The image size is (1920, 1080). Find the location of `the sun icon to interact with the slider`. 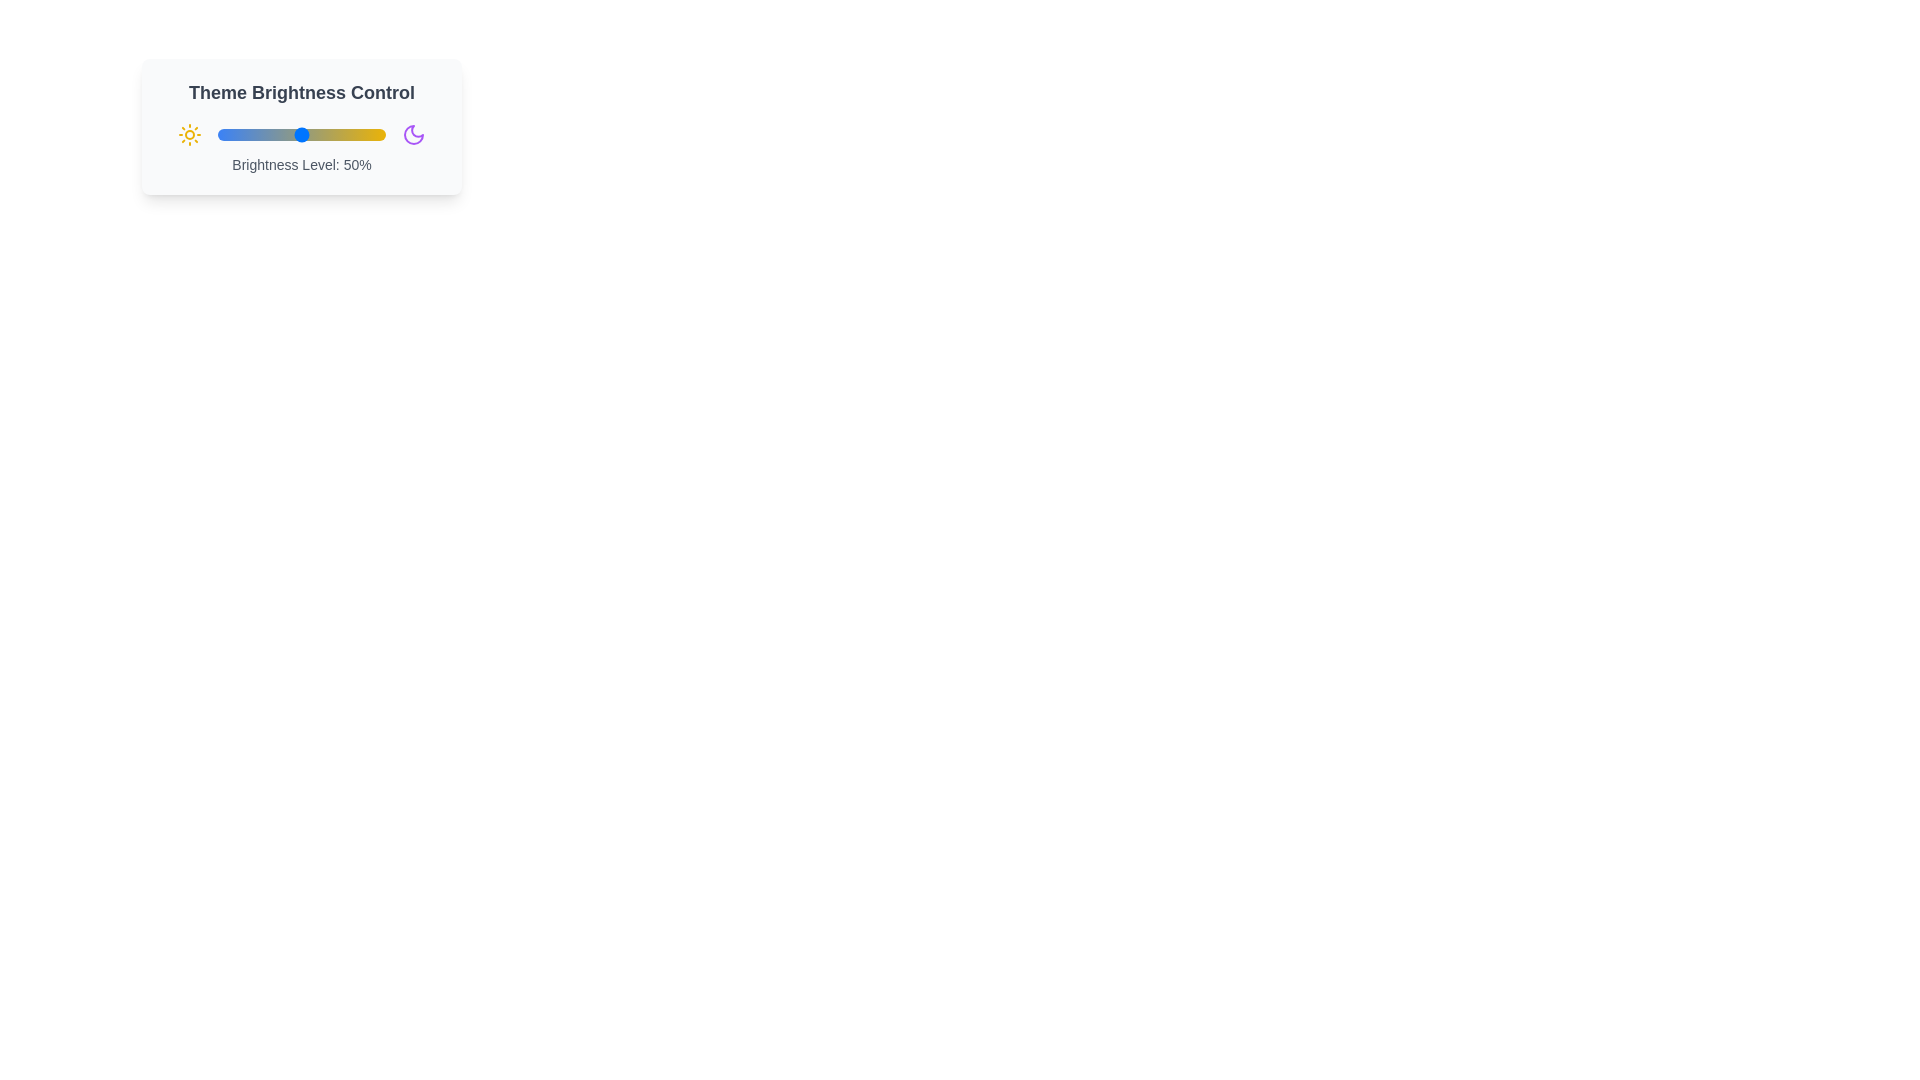

the sun icon to interact with the slider is located at coordinates (190, 135).